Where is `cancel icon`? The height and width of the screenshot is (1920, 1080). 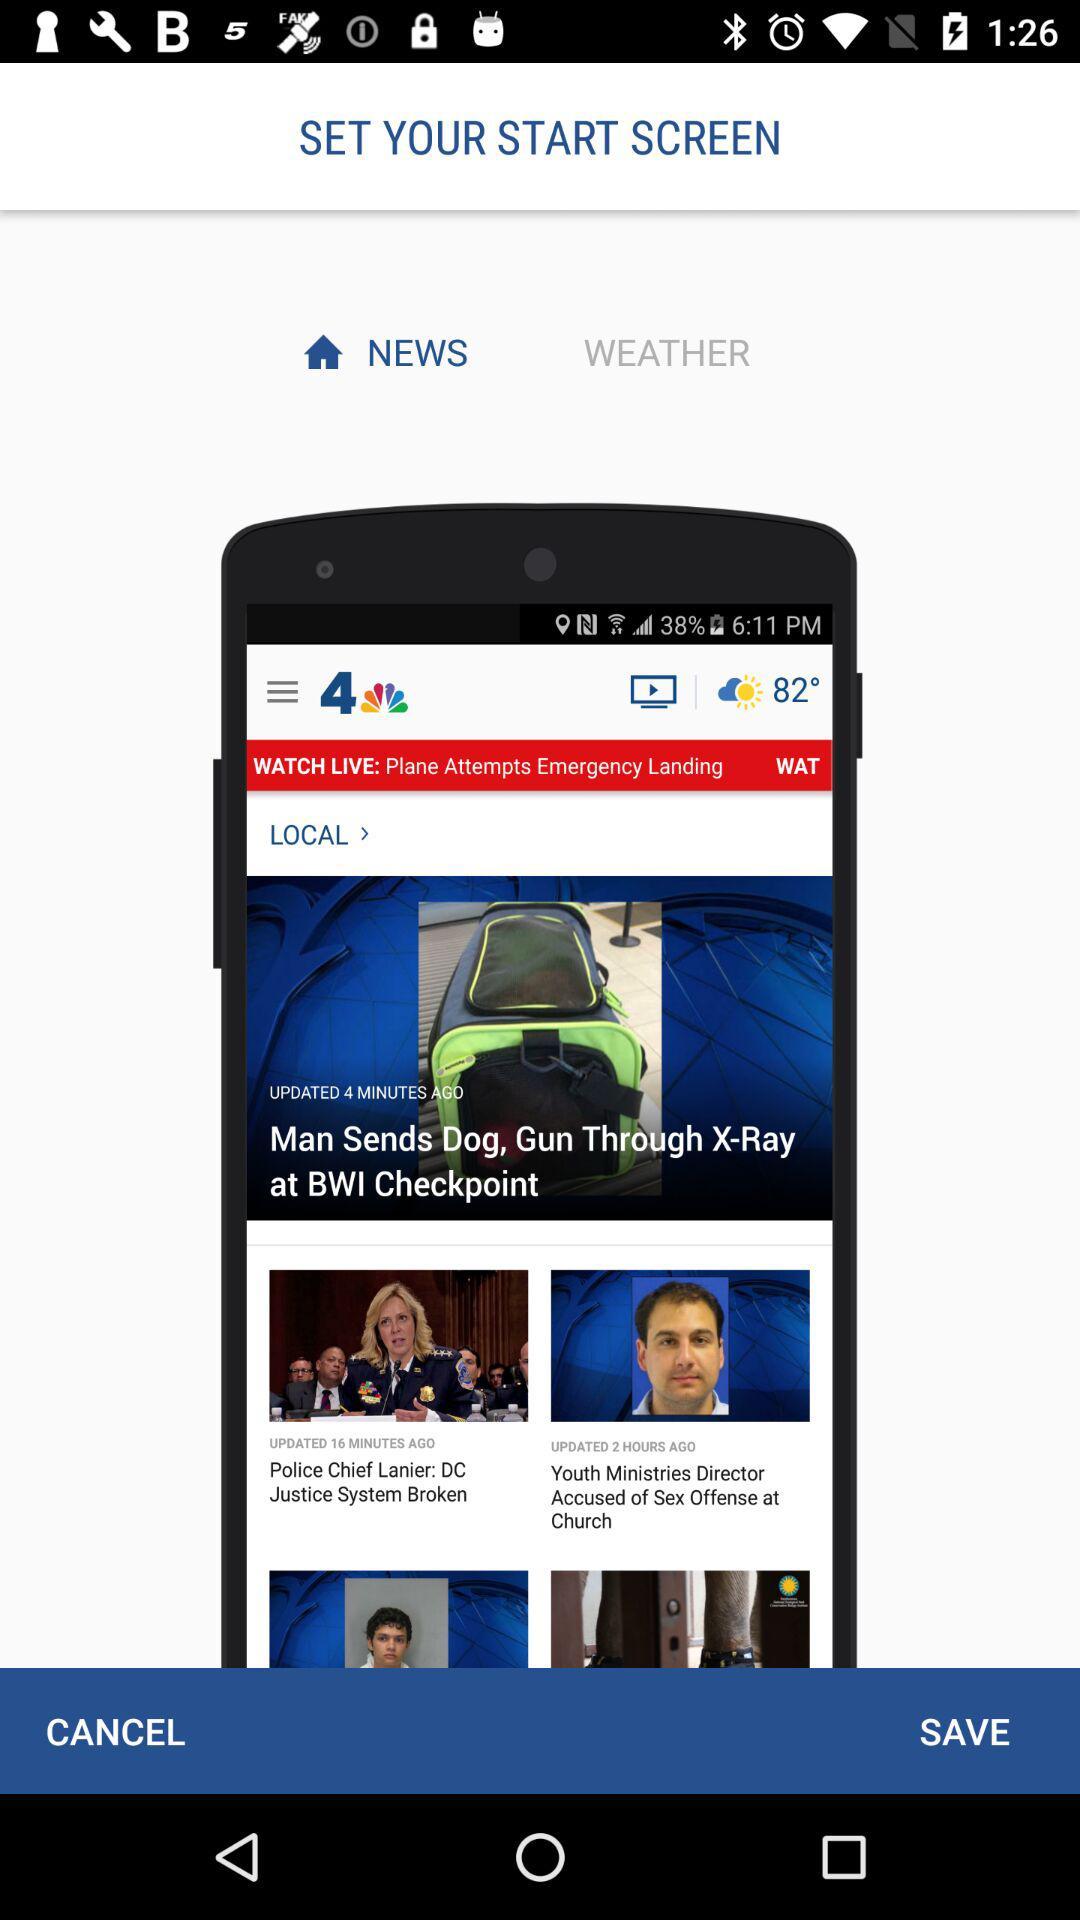
cancel icon is located at coordinates (115, 1730).